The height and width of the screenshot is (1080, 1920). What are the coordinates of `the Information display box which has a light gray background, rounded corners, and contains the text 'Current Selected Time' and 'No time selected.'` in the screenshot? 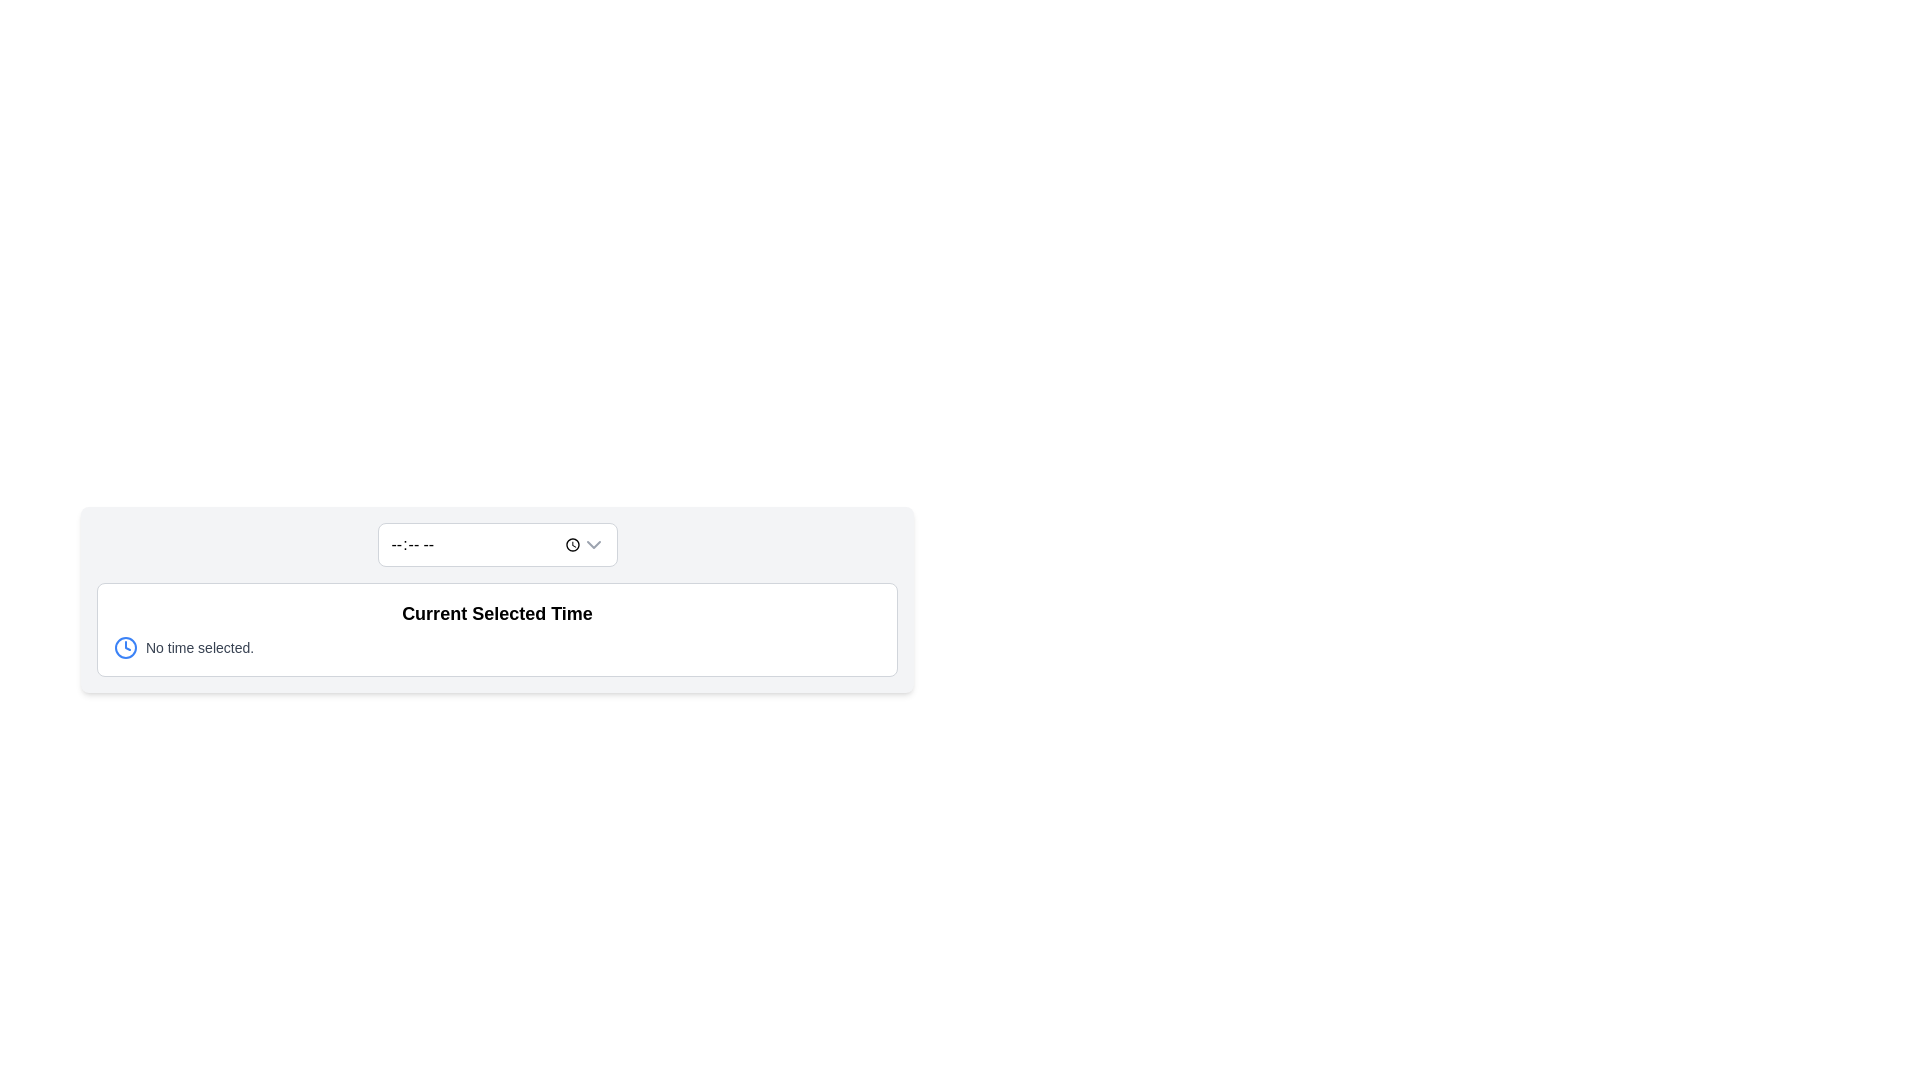 It's located at (497, 599).